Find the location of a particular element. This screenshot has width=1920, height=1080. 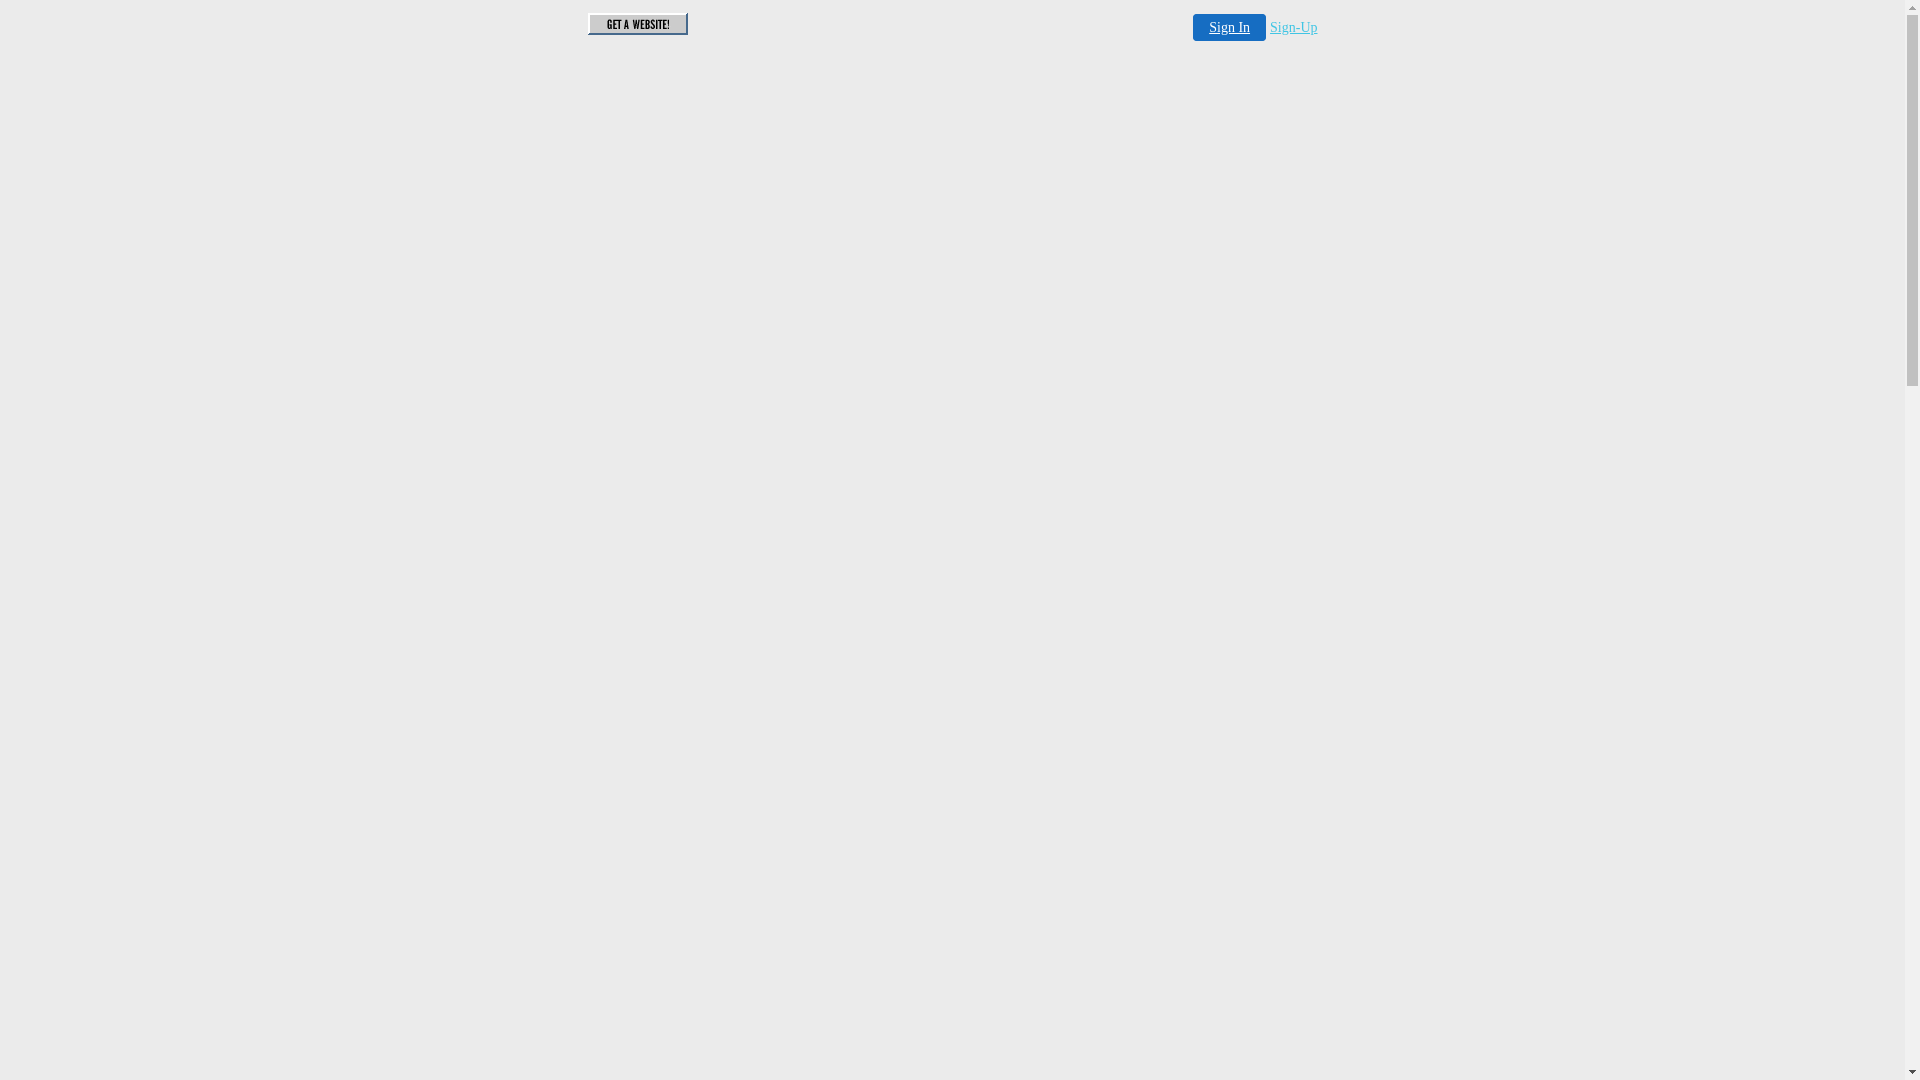

'Sign-Up' is located at coordinates (1269, 27).